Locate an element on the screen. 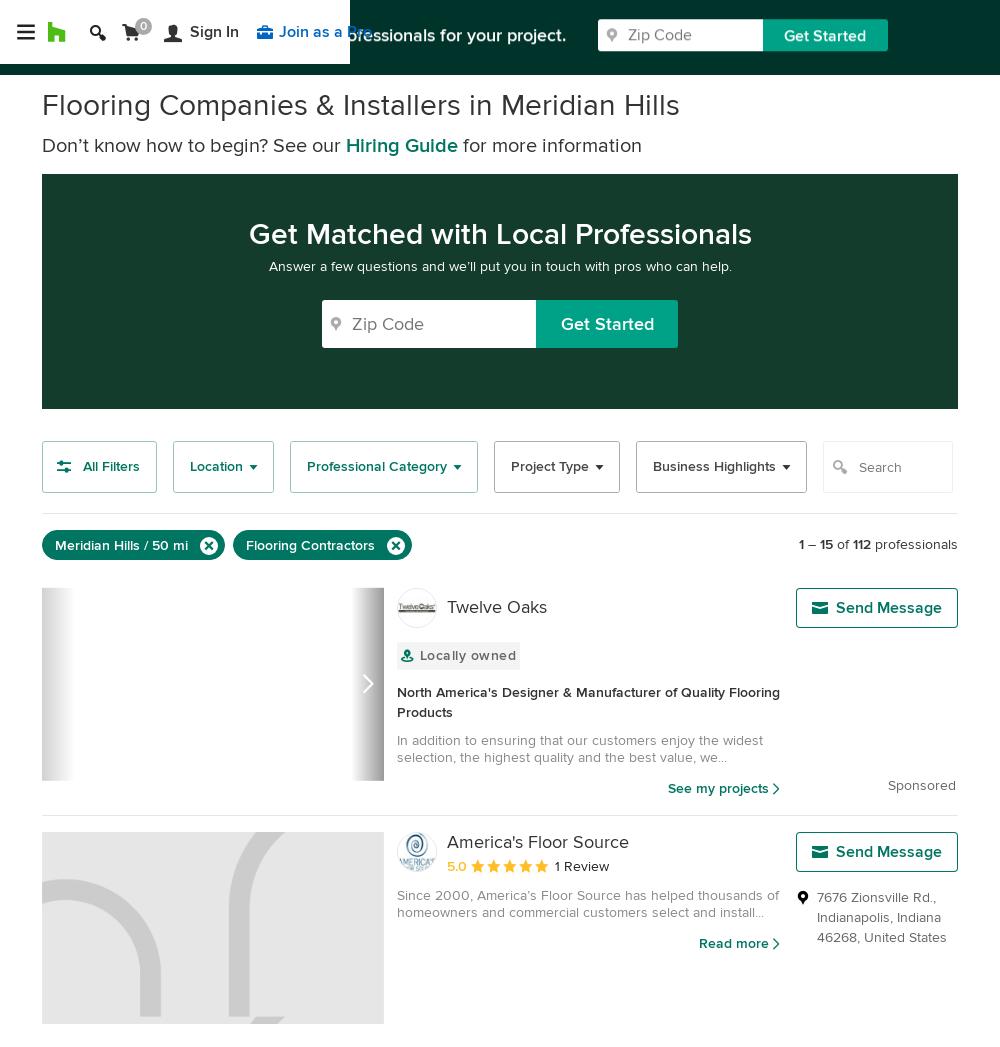 The image size is (1000, 1047). '15' is located at coordinates (819, 544).